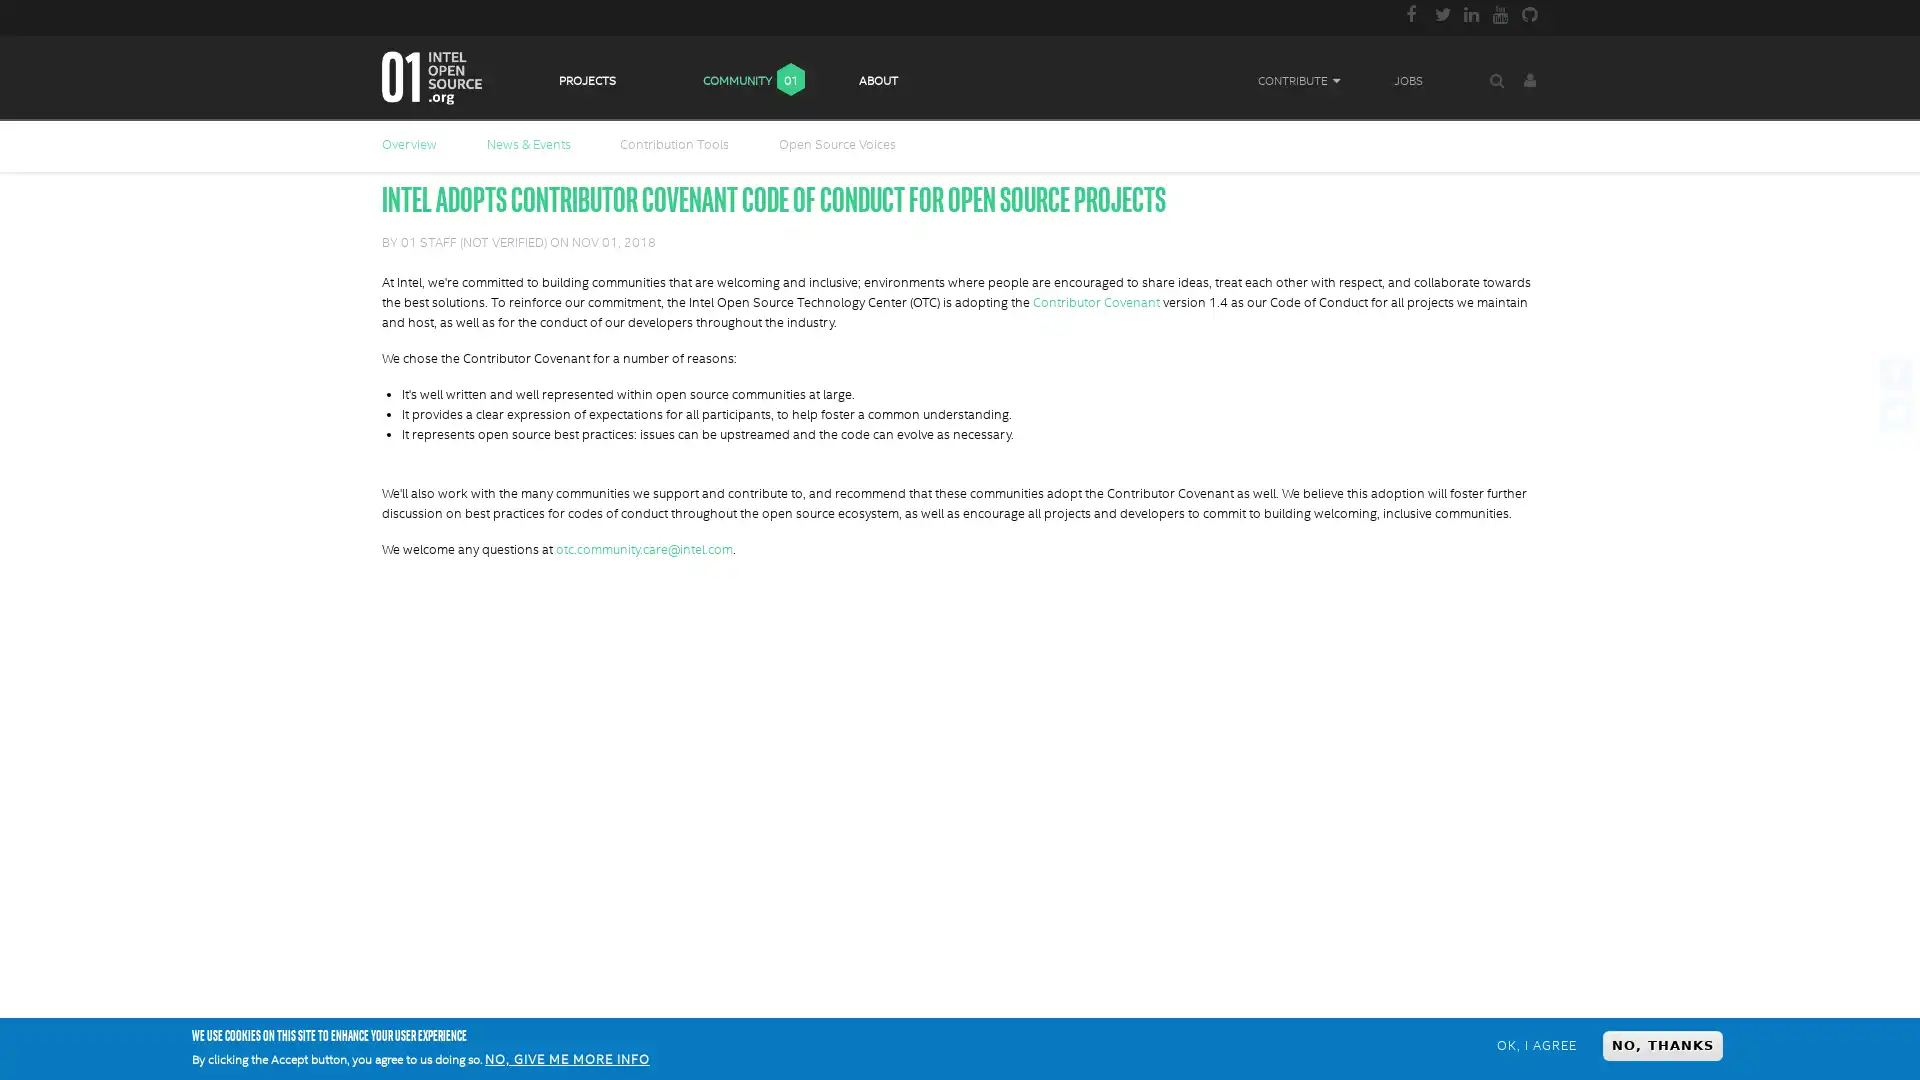 Image resolution: width=1920 pixels, height=1080 pixels. What do you see at coordinates (1535, 1044) in the screenshot?
I see `OK, I AGREE` at bounding box center [1535, 1044].